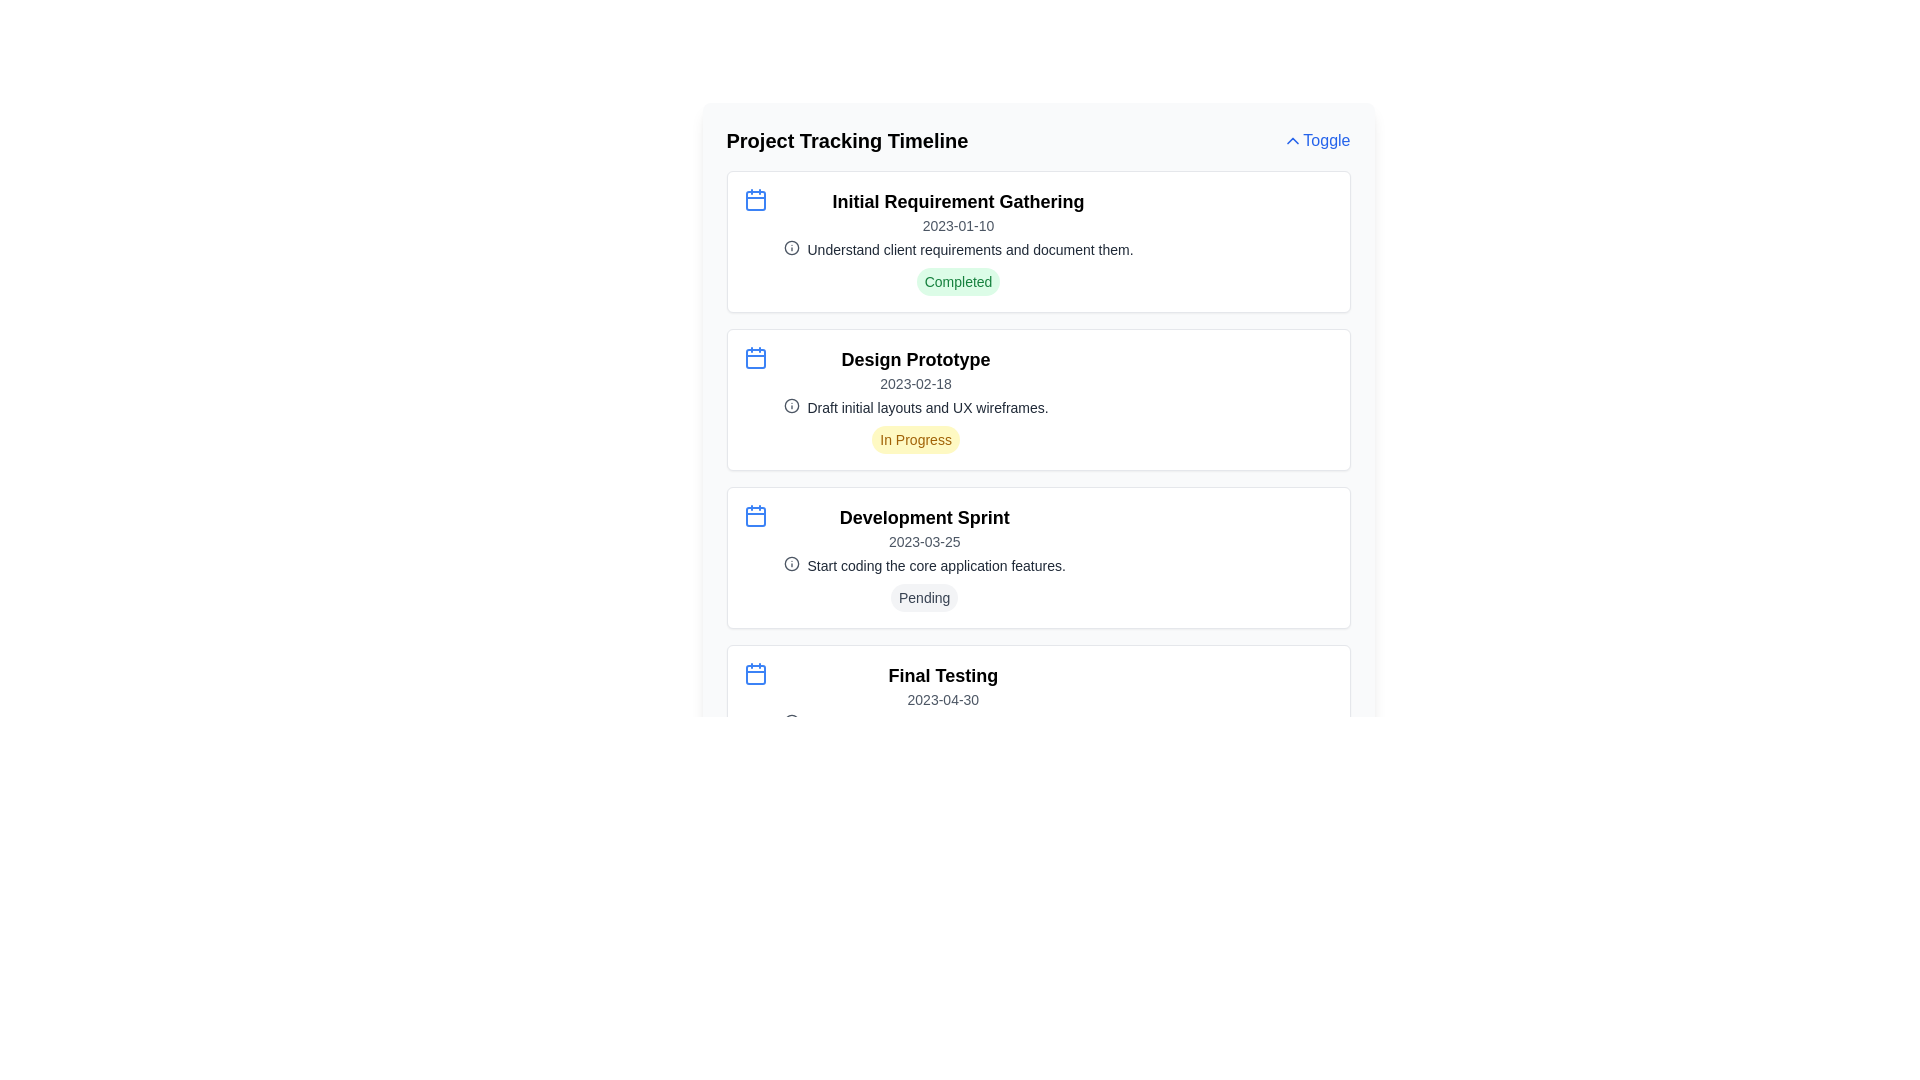 The height and width of the screenshot is (1080, 1920). What do you see at coordinates (754, 357) in the screenshot?
I see `the square with rounded corners that is part of the SVG-based calendar icon located to the left of the text 'Design Prototype' in the timeline interface` at bounding box center [754, 357].